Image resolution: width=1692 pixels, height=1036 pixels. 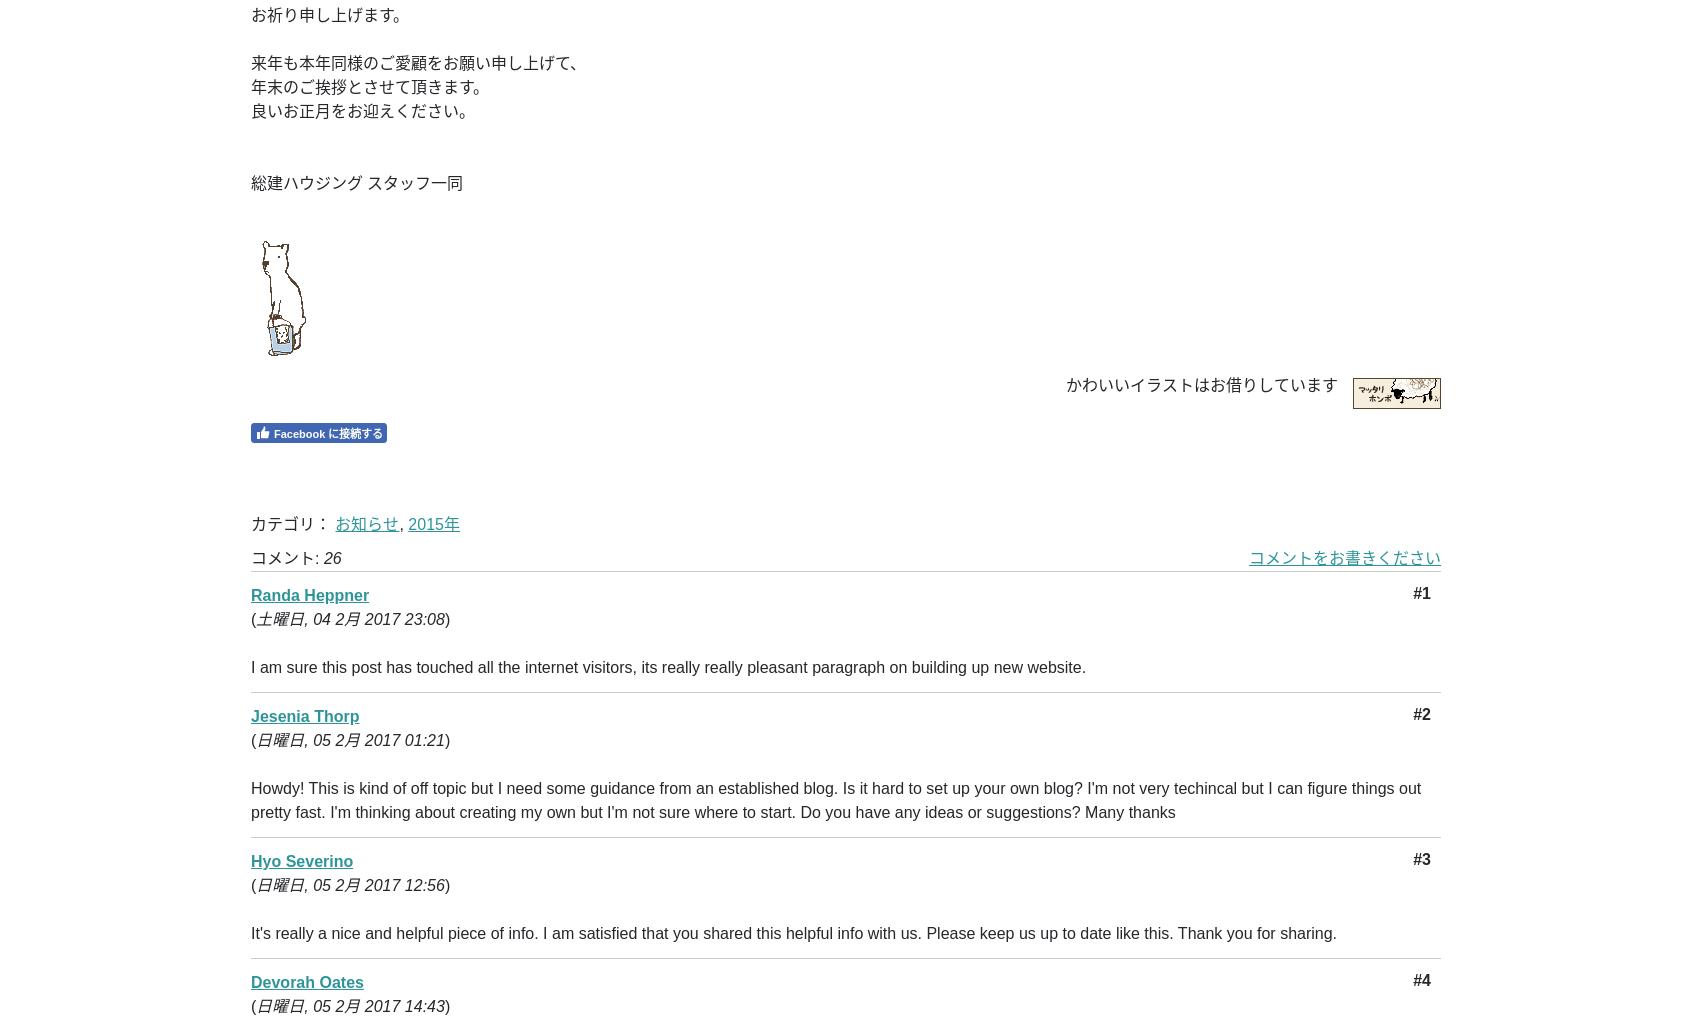 What do you see at coordinates (285, 558) in the screenshot?
I see `'コメント:'` at bounding box center [285, 558].